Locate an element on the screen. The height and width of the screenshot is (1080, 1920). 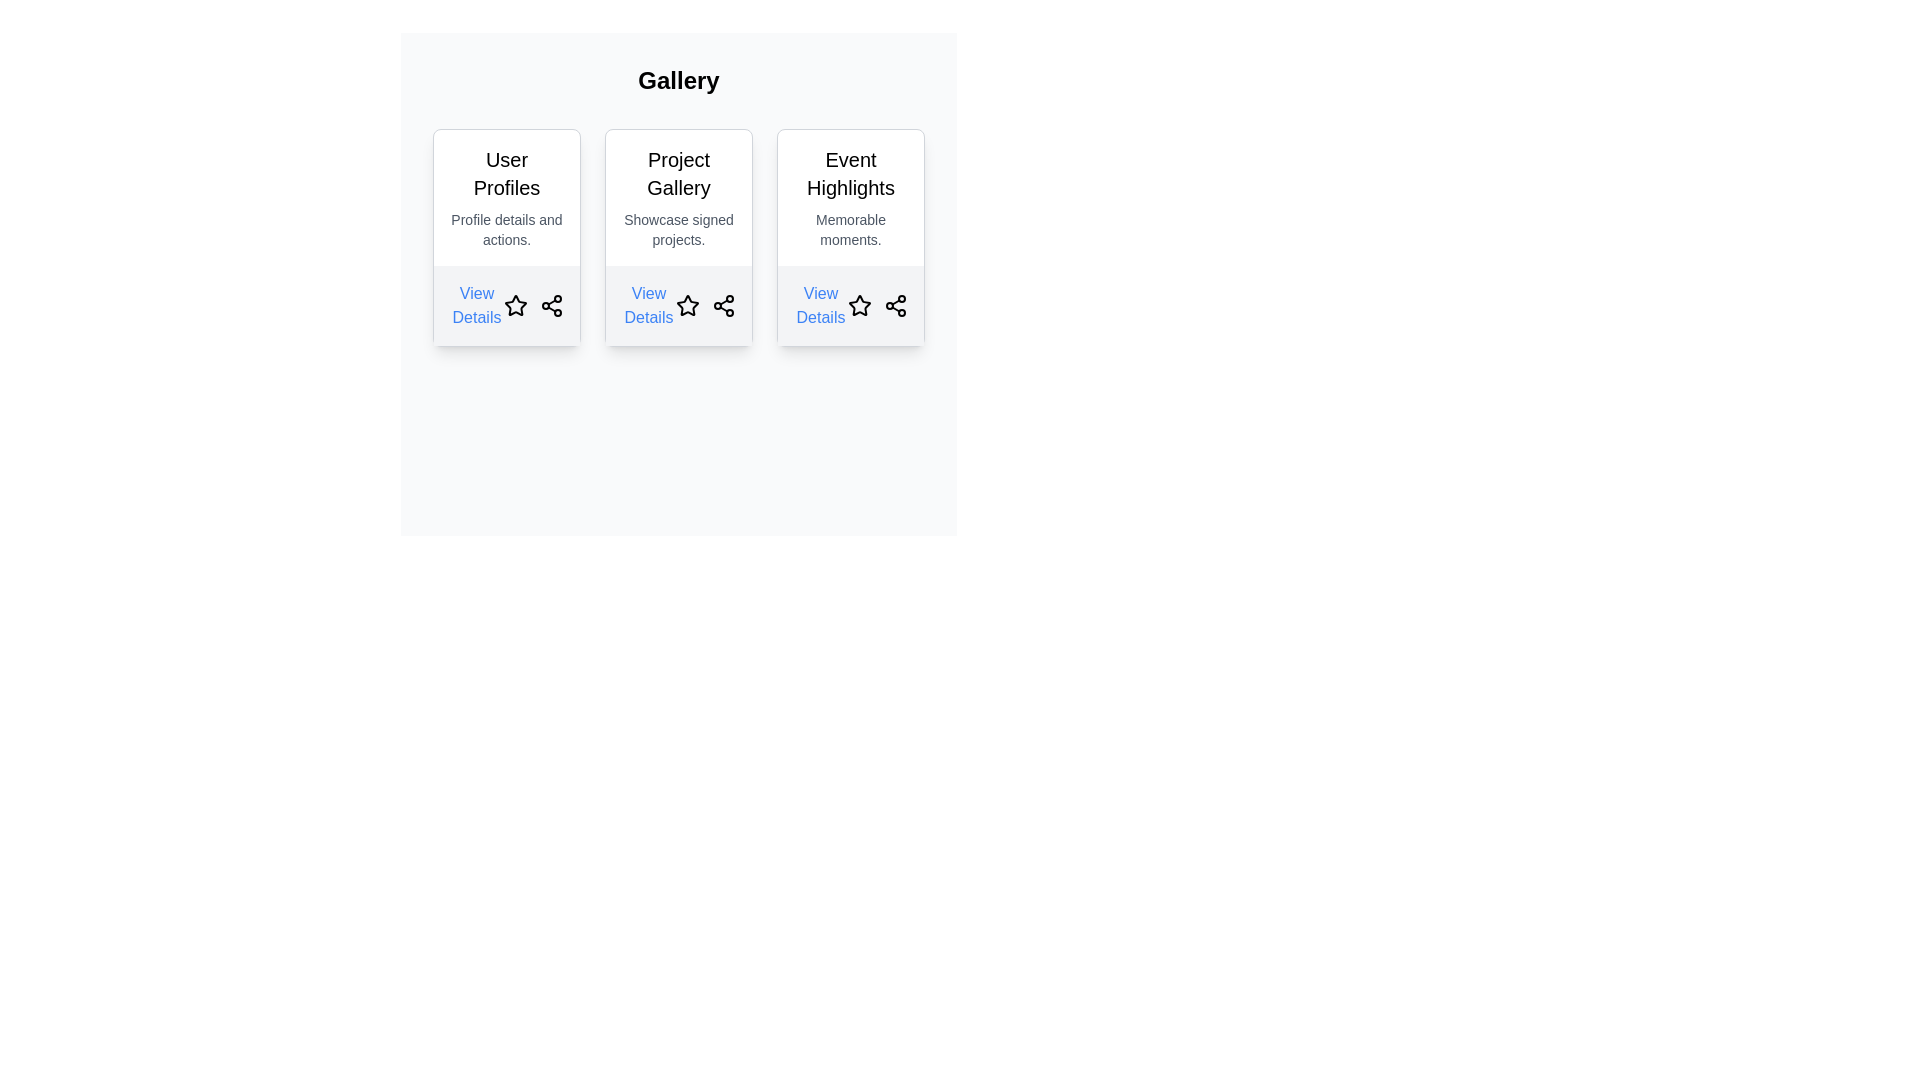
the sharing icon located in the bottom control row of the 'Event Highlights' card, immediately to the right of the star-shaped icon is located at coordinates (895, 305).